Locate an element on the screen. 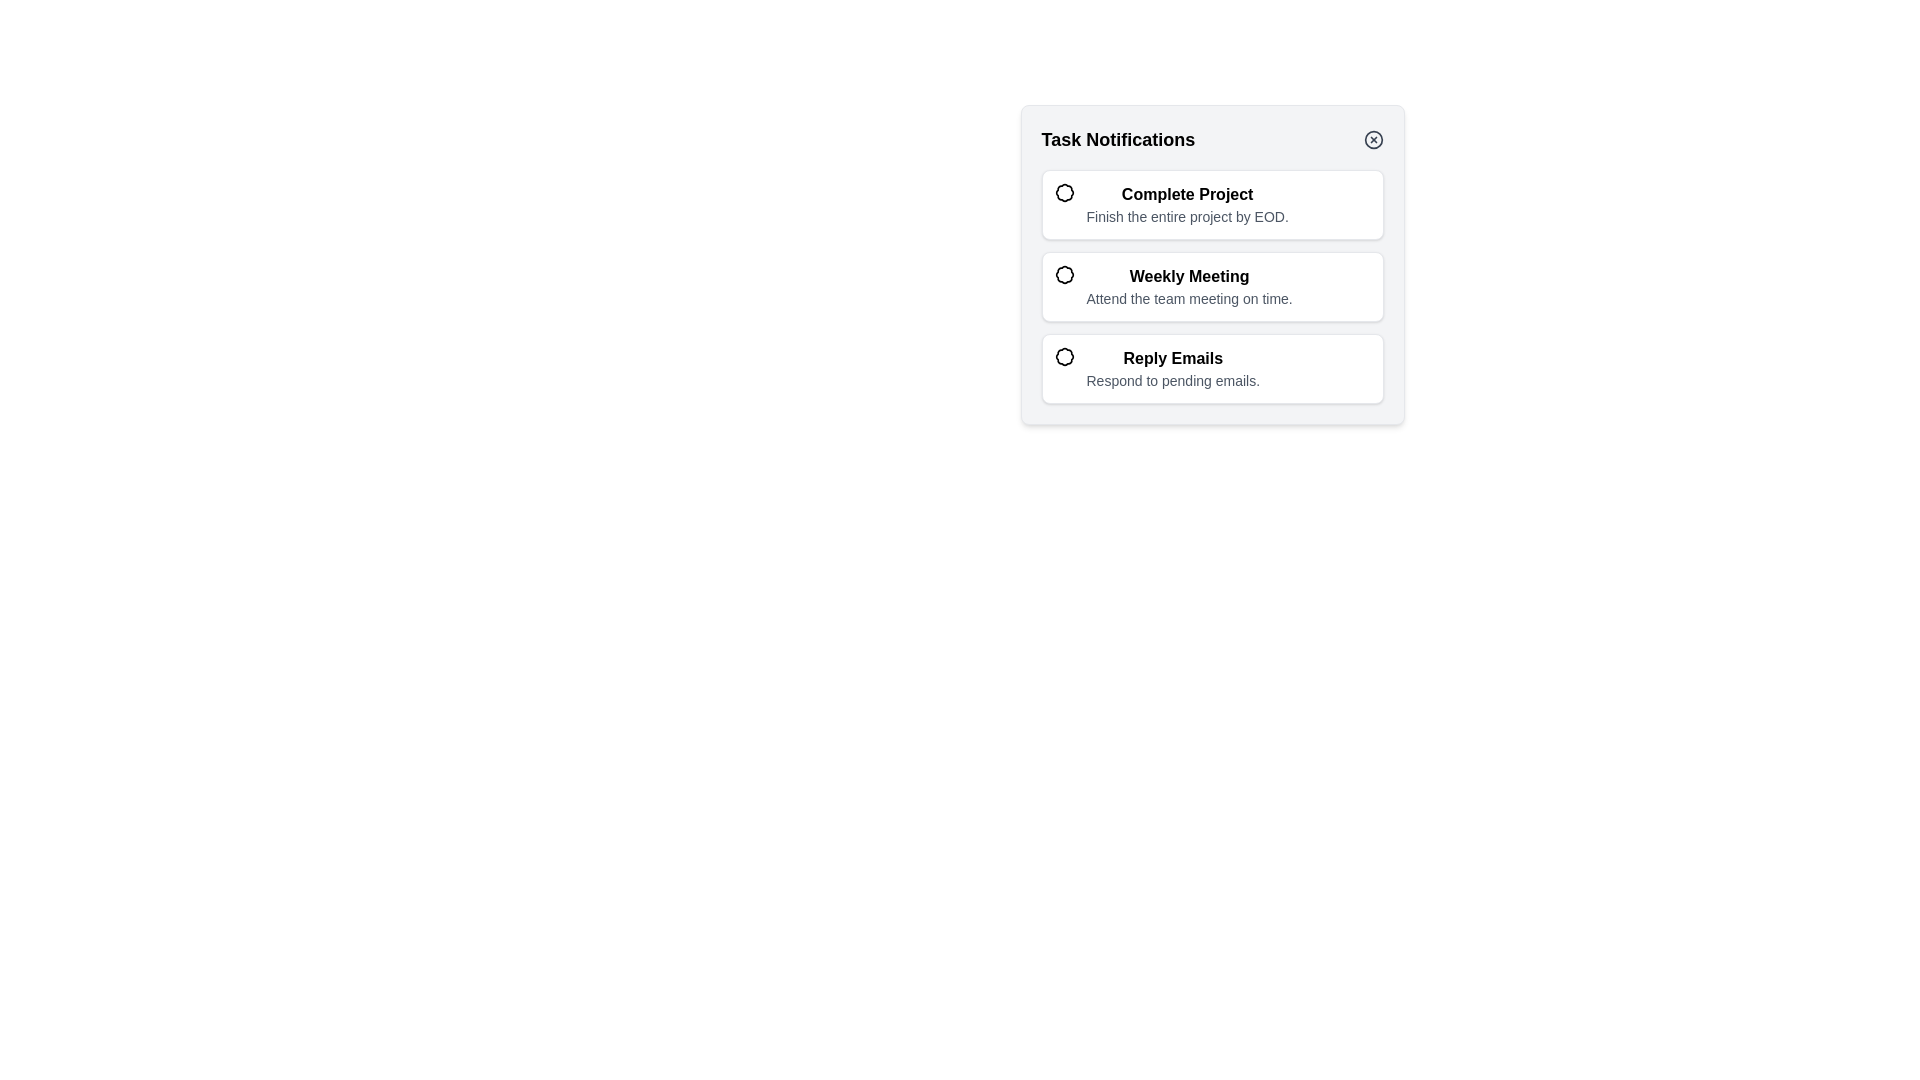  the priority icon located to the left of the text 'Complete Project' in the first section of the task notification card is located at coordinates (1063, 192).